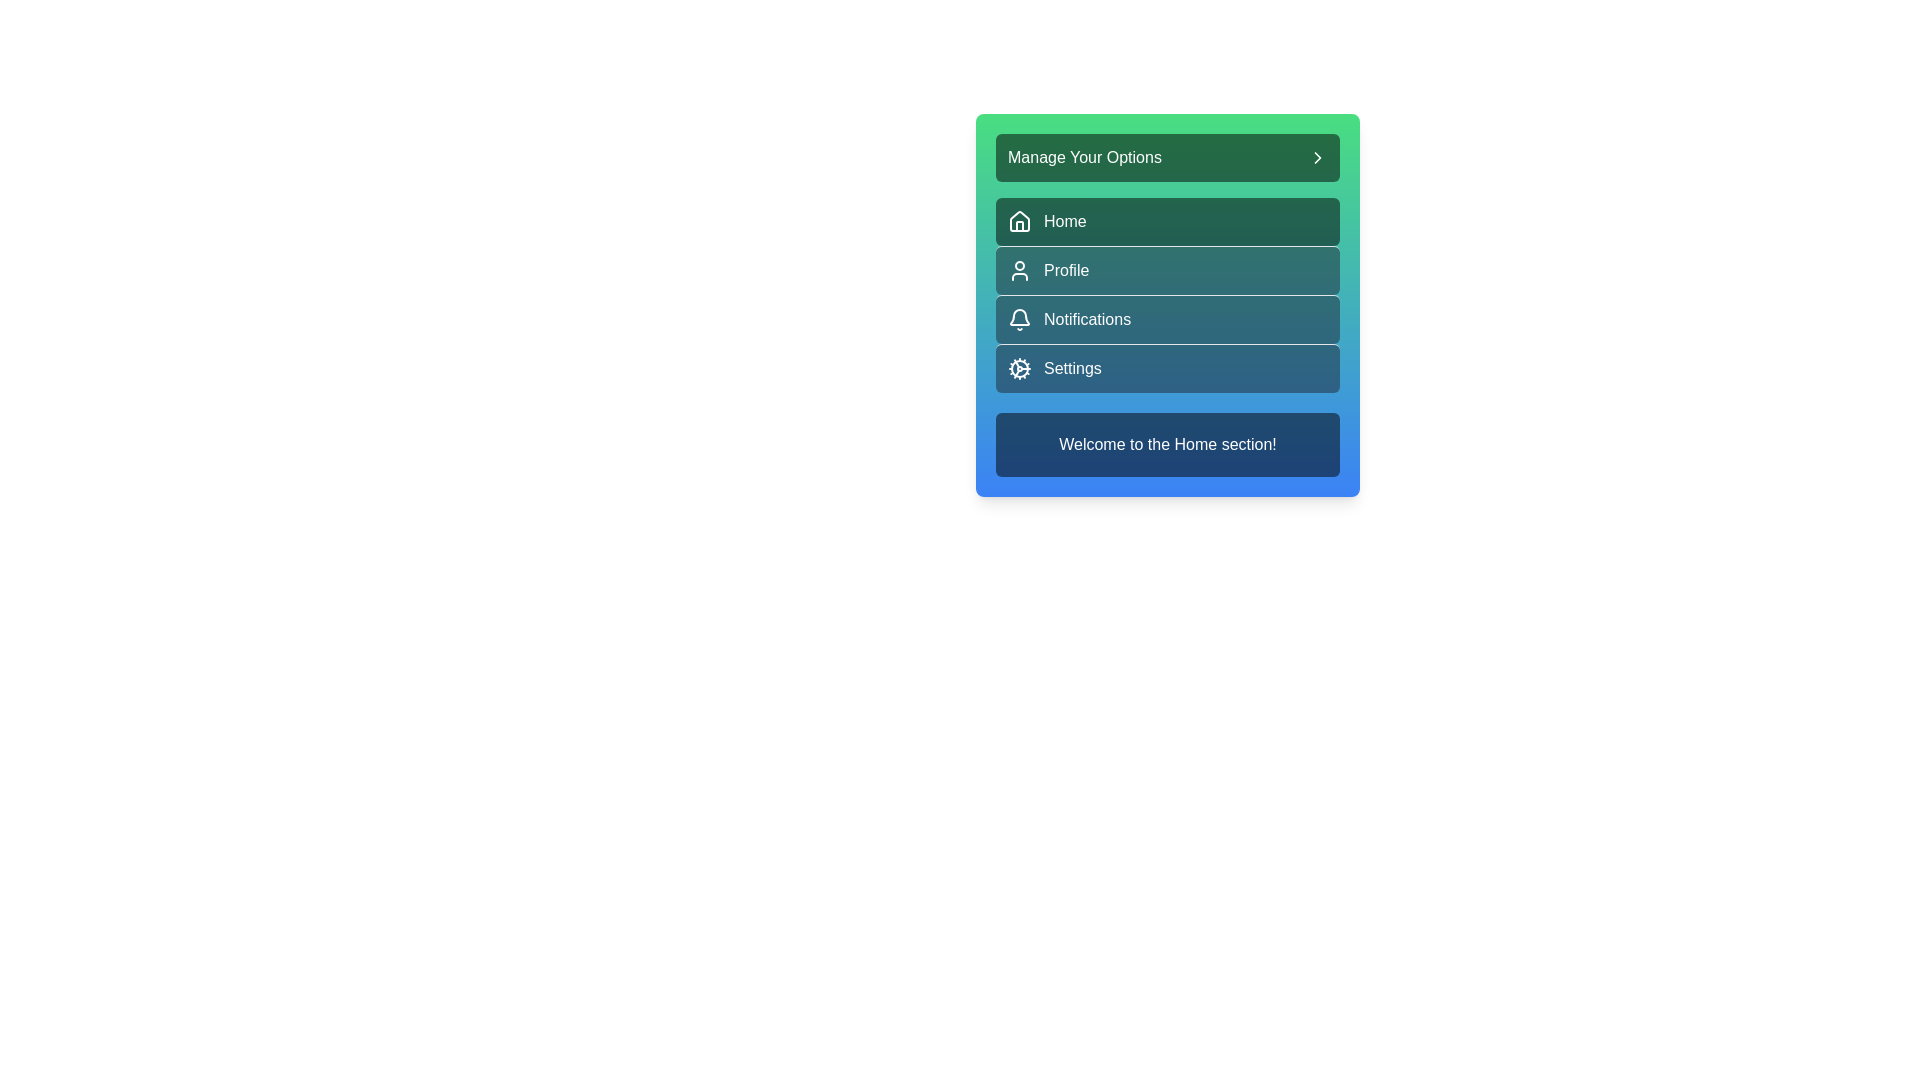 Image resolution: width=1920 pixels, height=1080 pixels. What do you see at coordinates (1019, 270) in the screenshot?
I see `the user icon styled as a minimalist silhouette of a person, located within the 'Profile' entry of the menu, positioned to the left of the text 'Profile'` at bounding box center [1019, 270].